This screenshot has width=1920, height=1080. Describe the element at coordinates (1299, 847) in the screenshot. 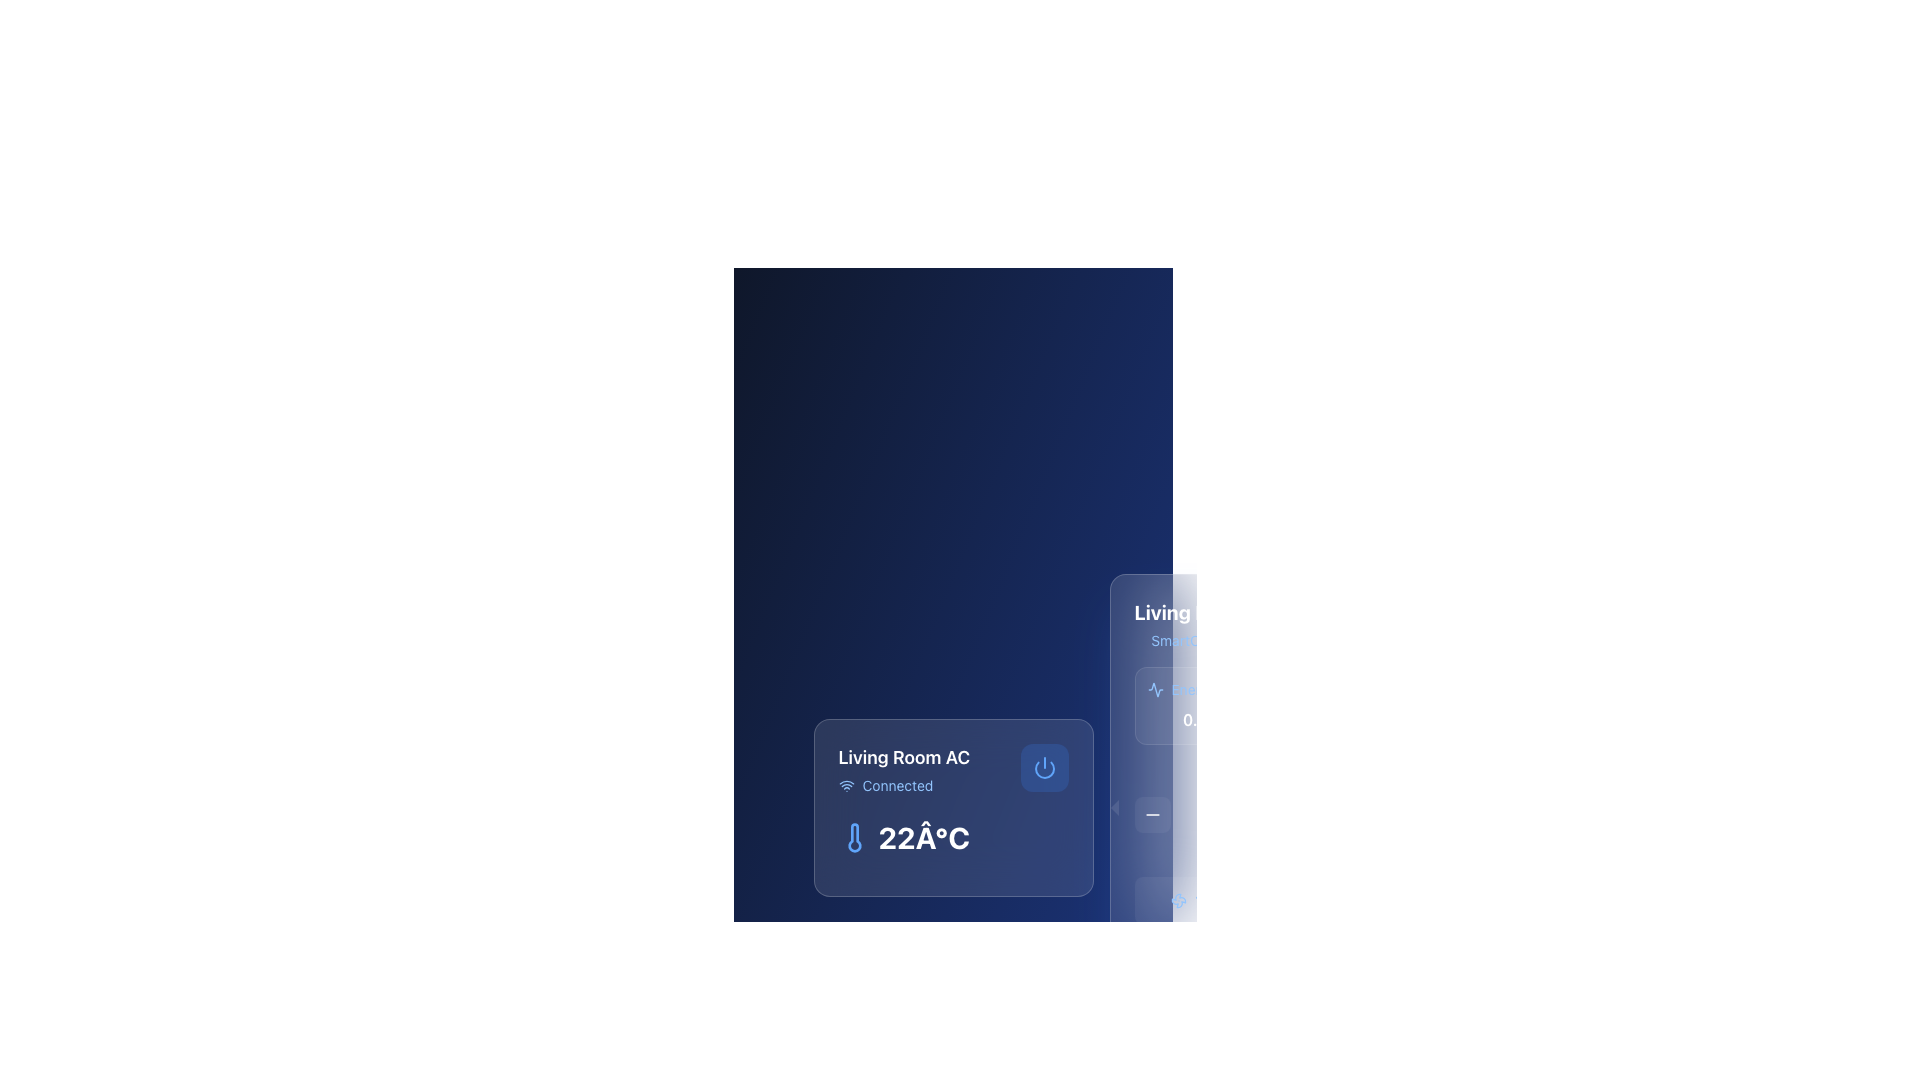

I see `the decrement button for the Temperature and Fan Speed information display, which is styled with subdued blue titles and prominent white and blue values` at that location.